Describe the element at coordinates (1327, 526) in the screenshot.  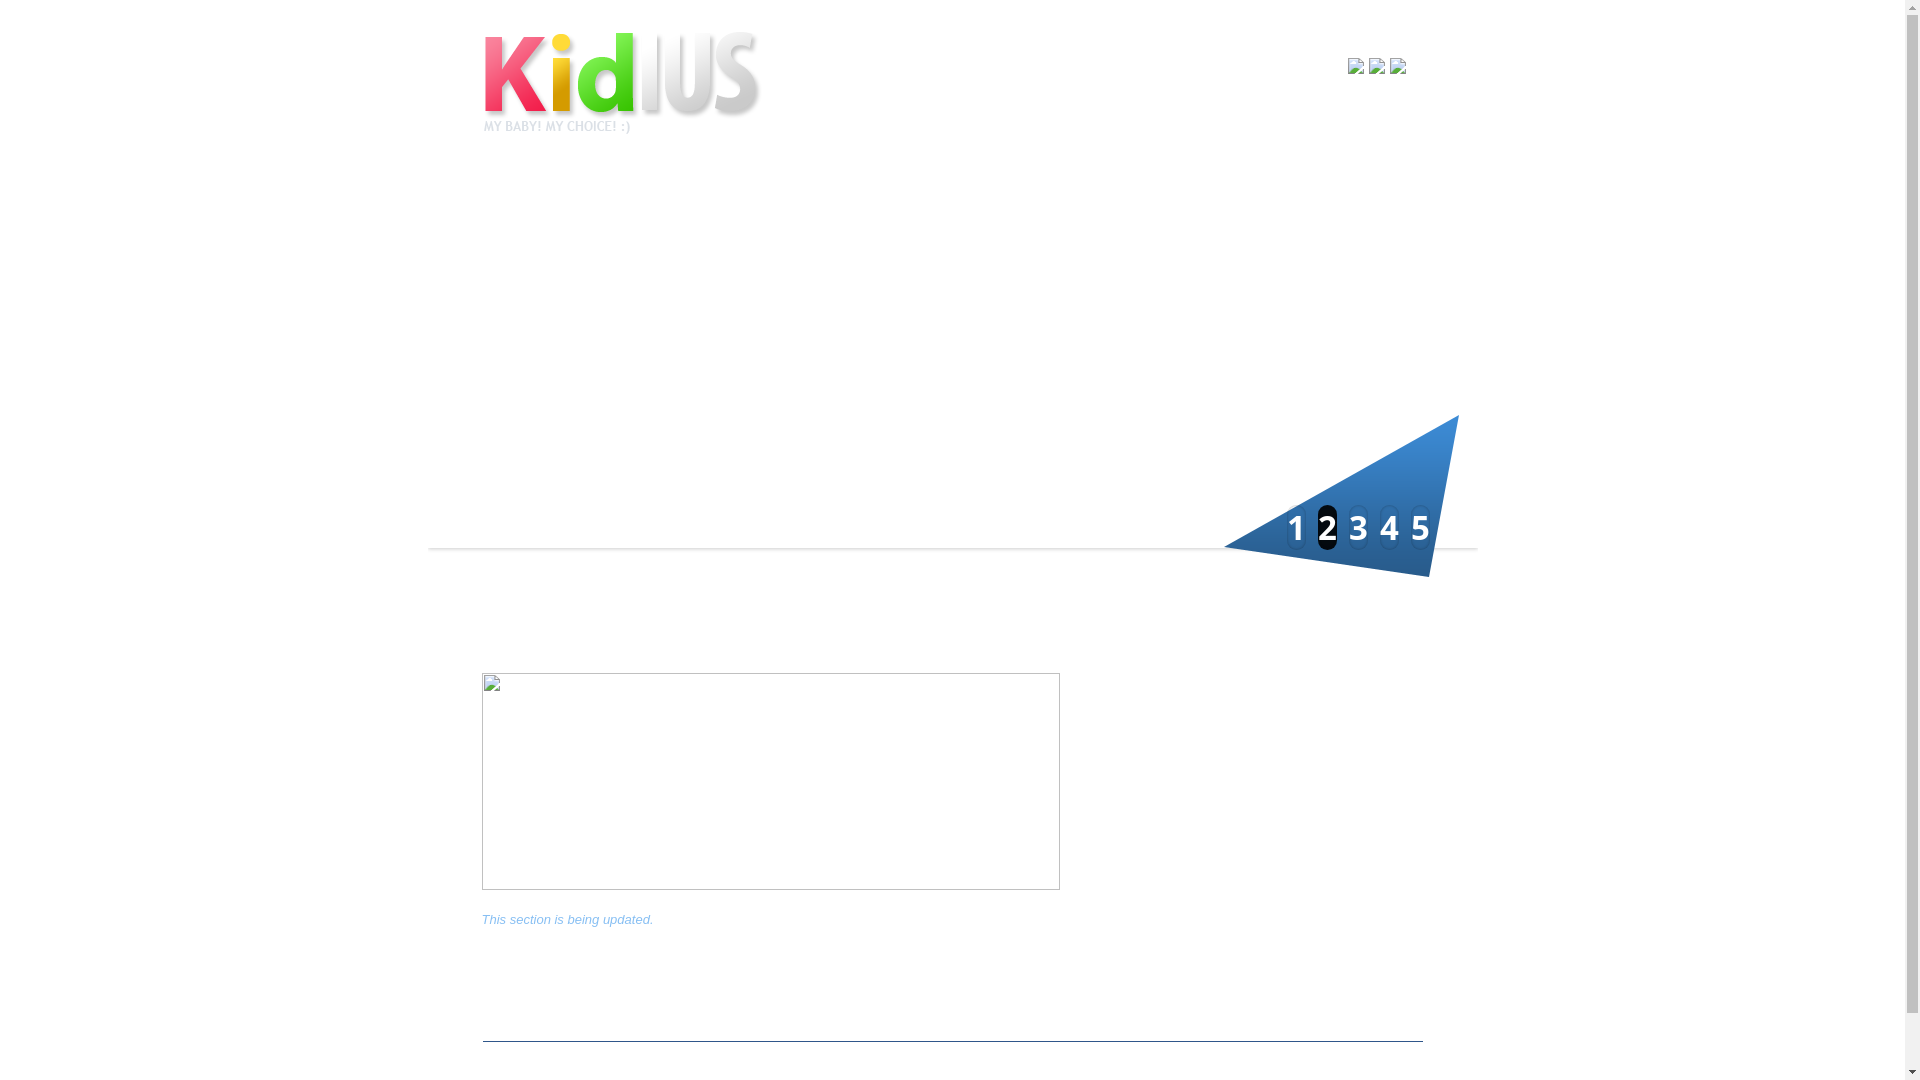
I see `'2'` at that location.